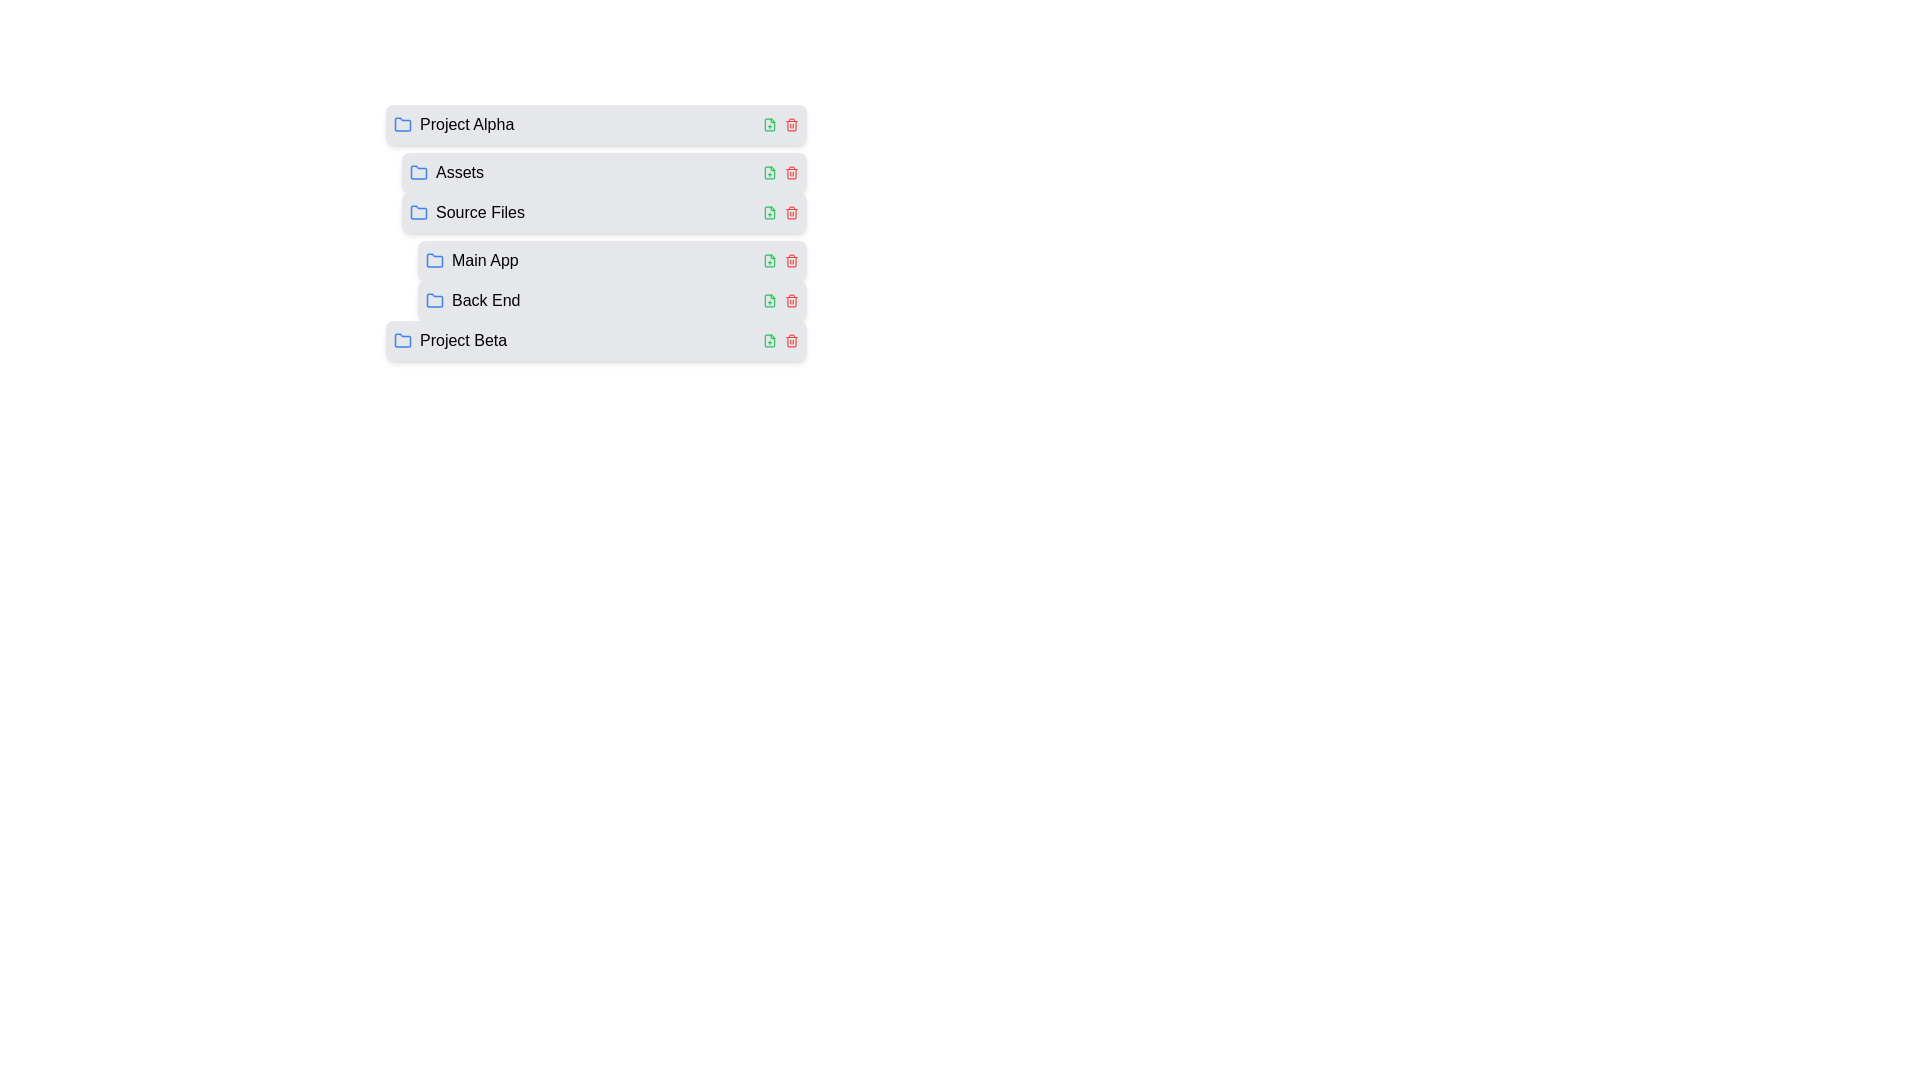 The height and width of the screenshot is (1080, 1920). What do you see at coordinates (768, 300) in the screenshot?
I see `the file icon associated with the 'Back End' folder to interact with it` at bounding box center [768, 300].